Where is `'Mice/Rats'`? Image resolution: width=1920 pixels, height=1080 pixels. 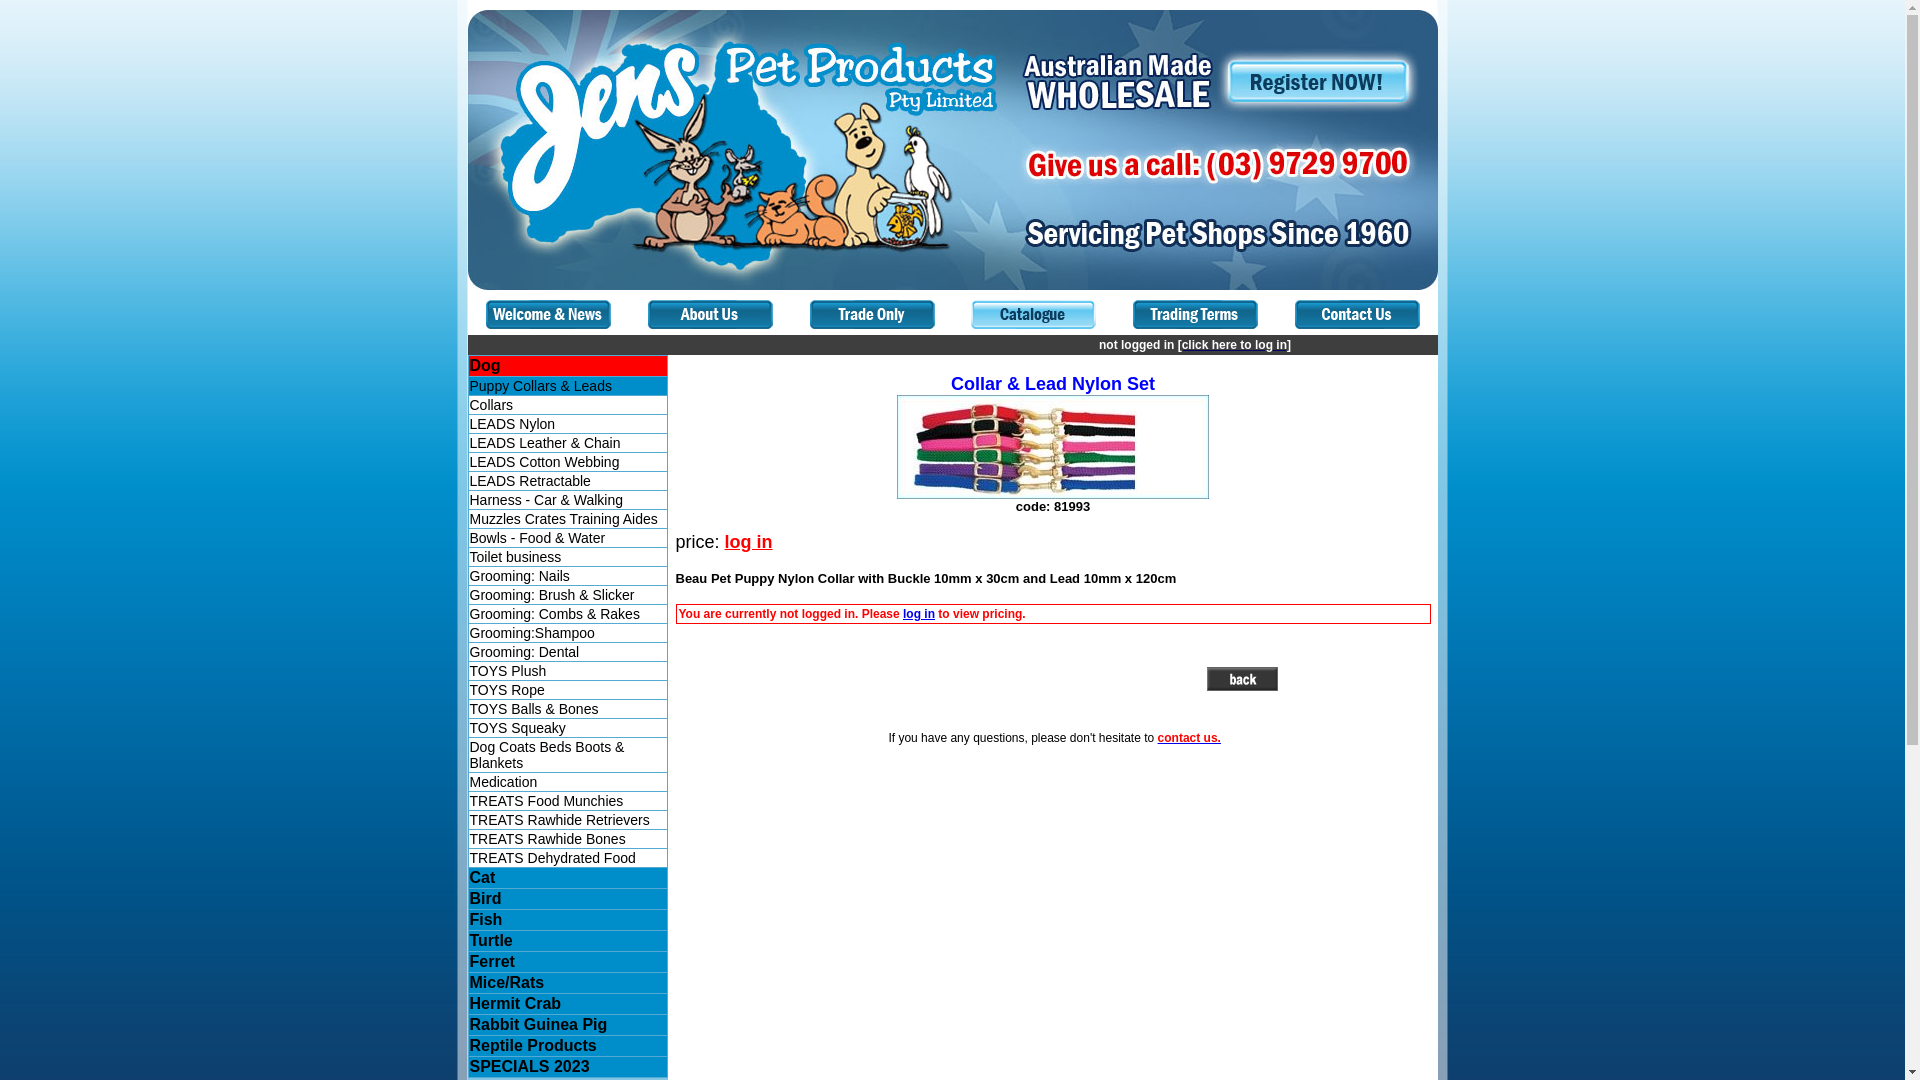 'Mice/Rats' is located at coordinates (565, 982).